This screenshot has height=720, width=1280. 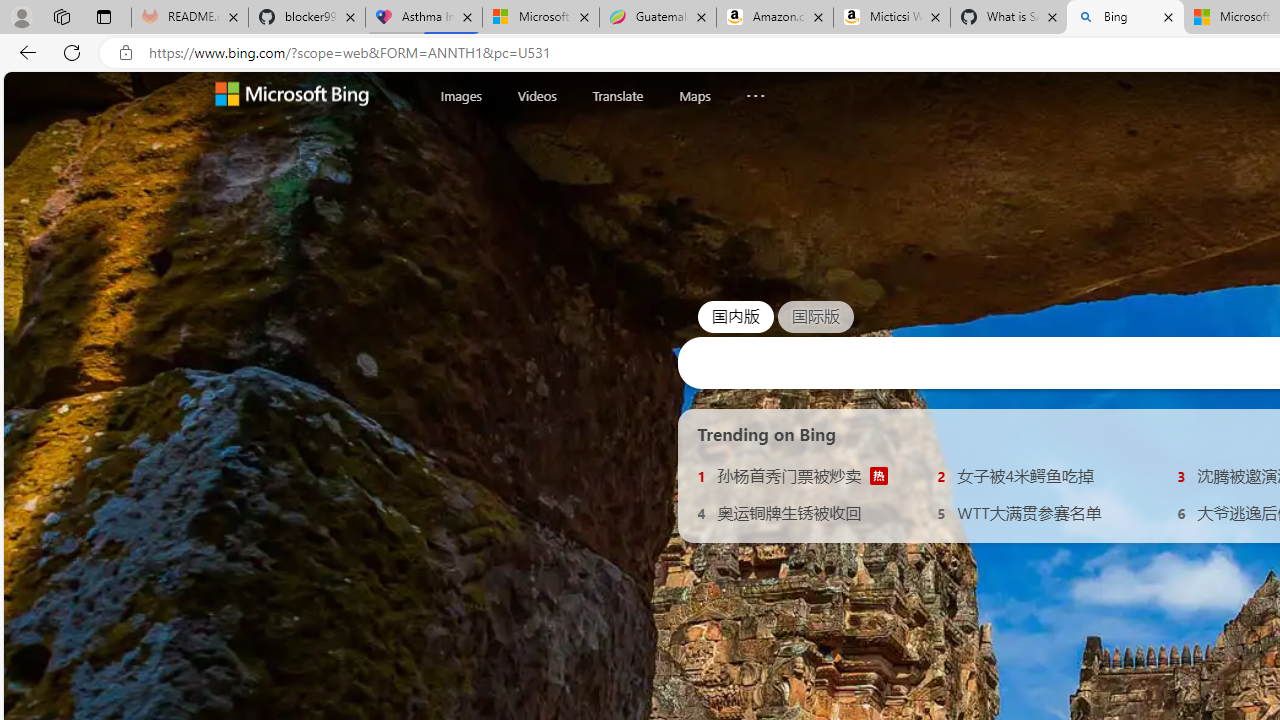 I want to click on 'Asthma Inhalers: Names and Types', so click(x=423, y=17).